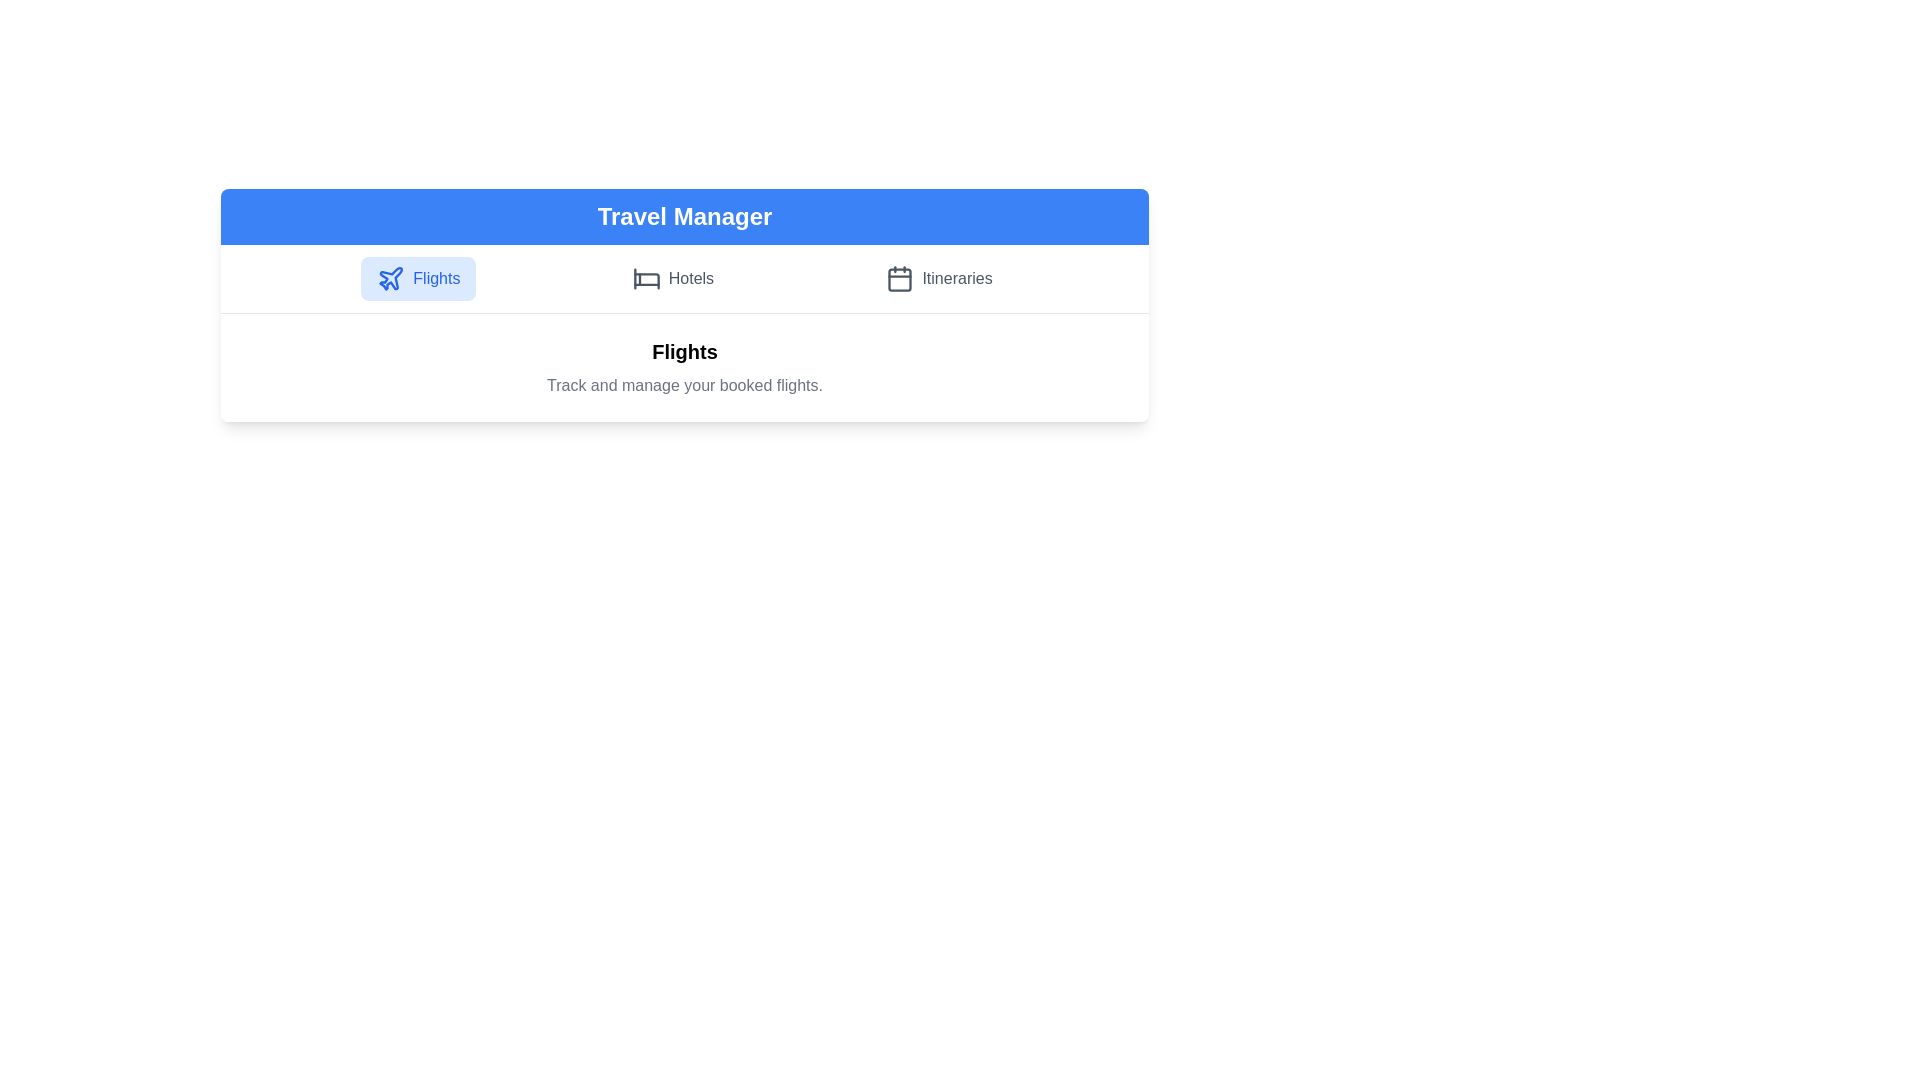  What do you see at coordinates (417, 278) in the screenshot?
I see `the tab labeled Flights to see its hover effect` at bounding box center [417, 278].